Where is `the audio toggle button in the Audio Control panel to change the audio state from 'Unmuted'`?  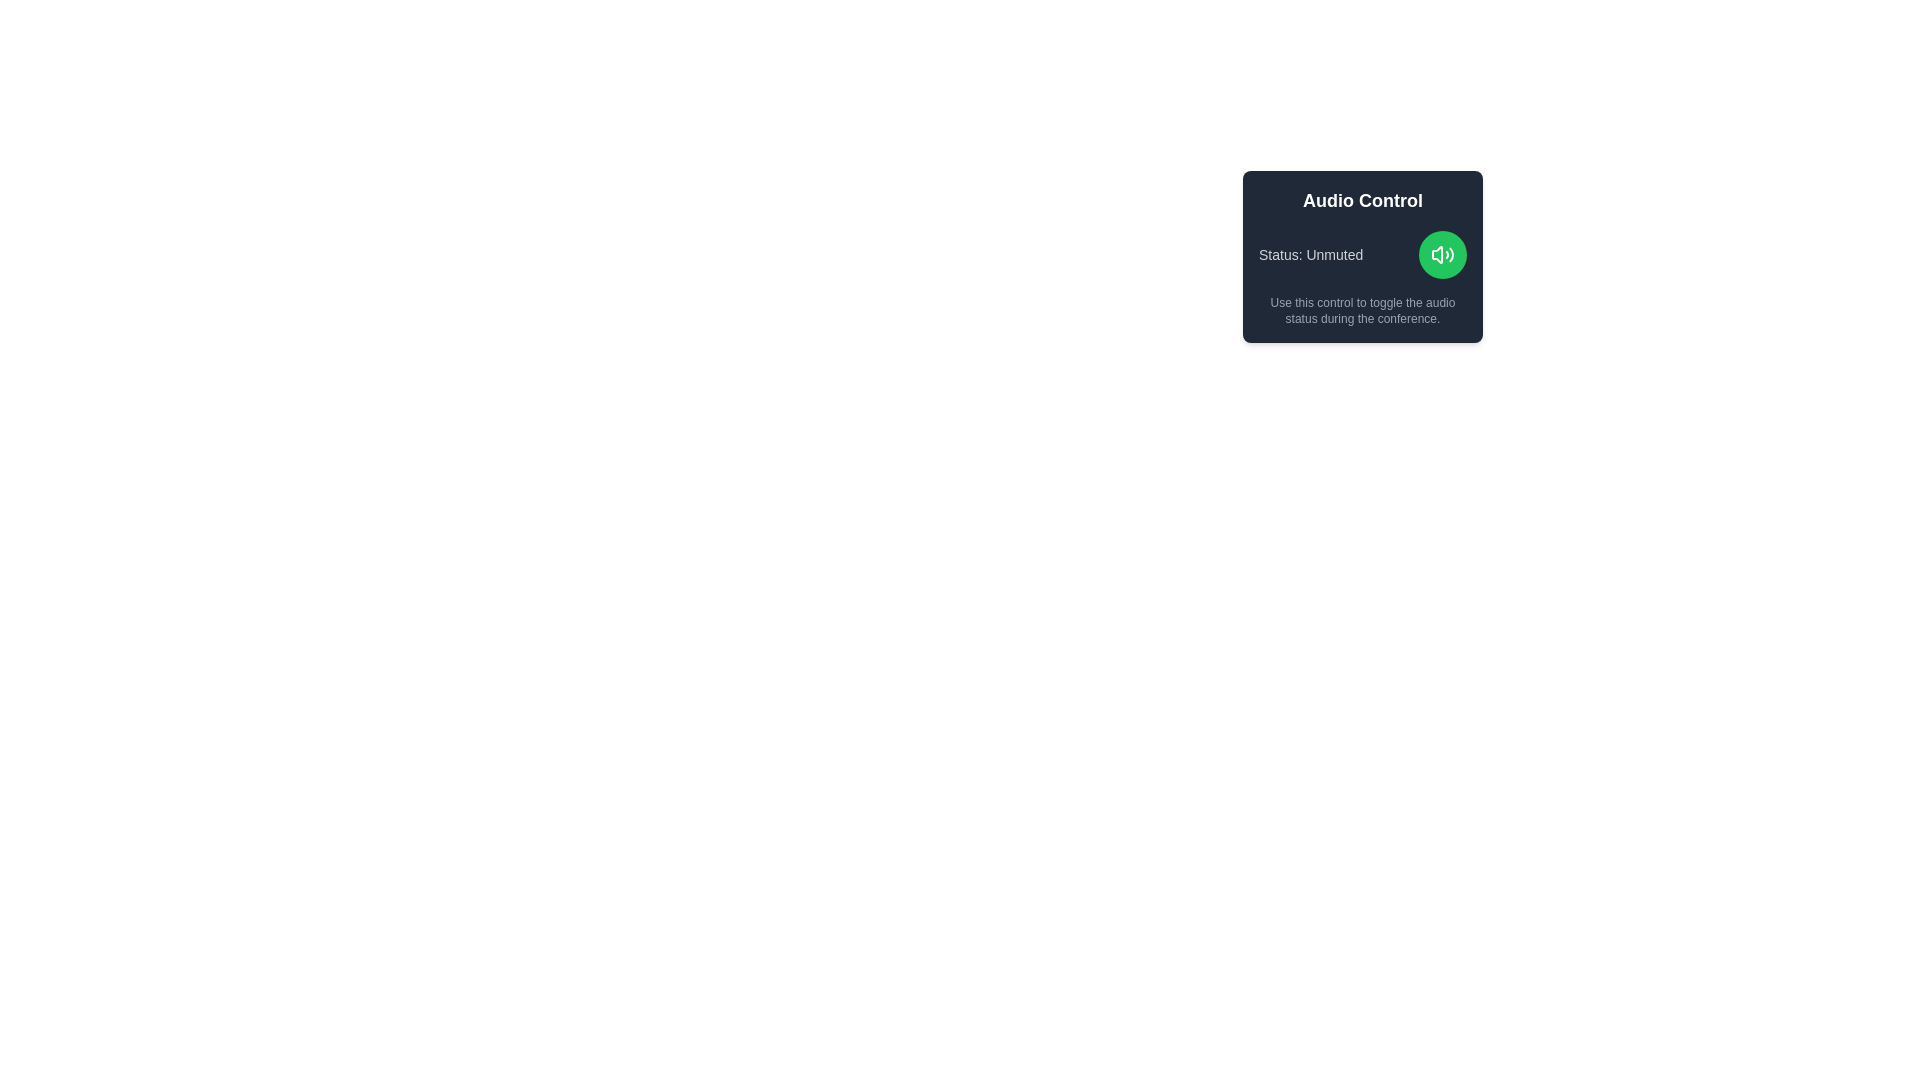 the audio toggle button in the Audio Control panel to change the audio state from 'Unmuted' is located at coordinates (1362, 253).